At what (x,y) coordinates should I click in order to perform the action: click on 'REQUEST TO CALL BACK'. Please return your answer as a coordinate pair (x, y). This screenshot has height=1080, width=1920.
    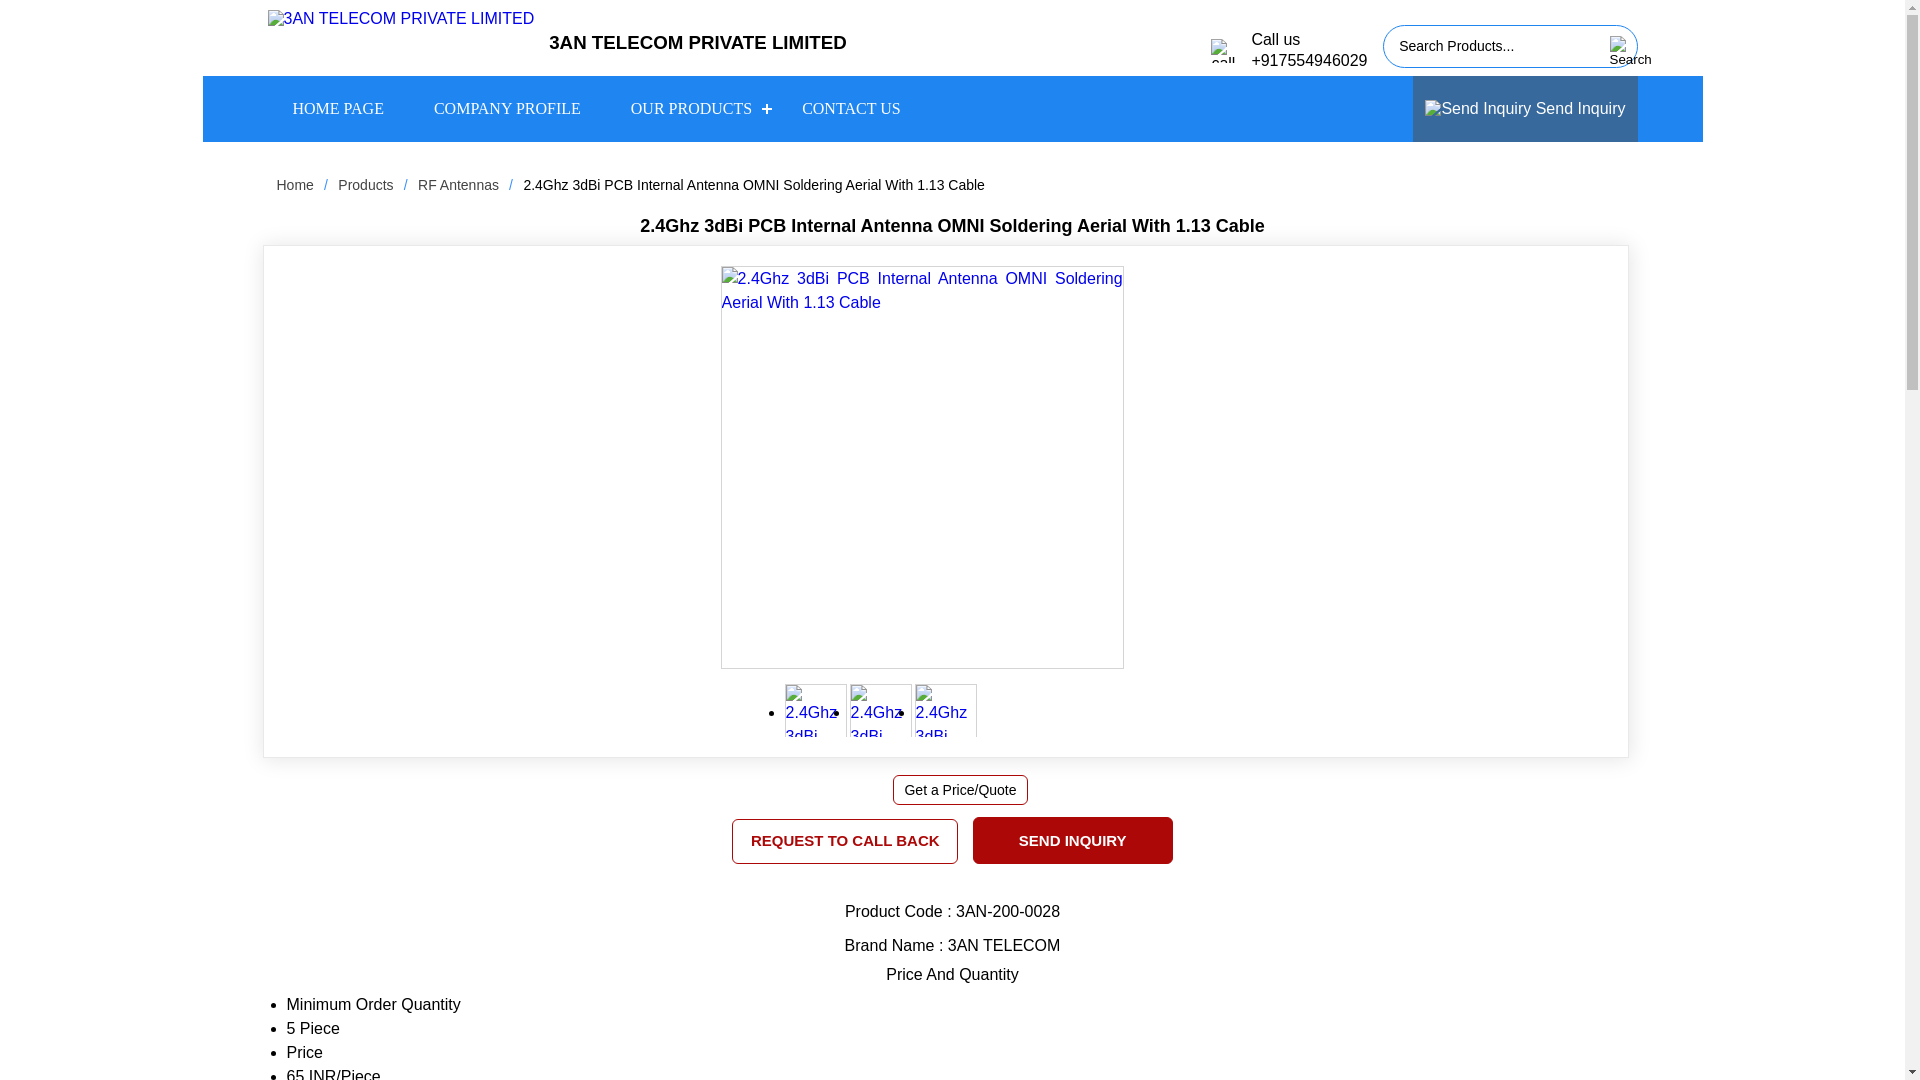
    Looking at the image, I should click on (730, 840).